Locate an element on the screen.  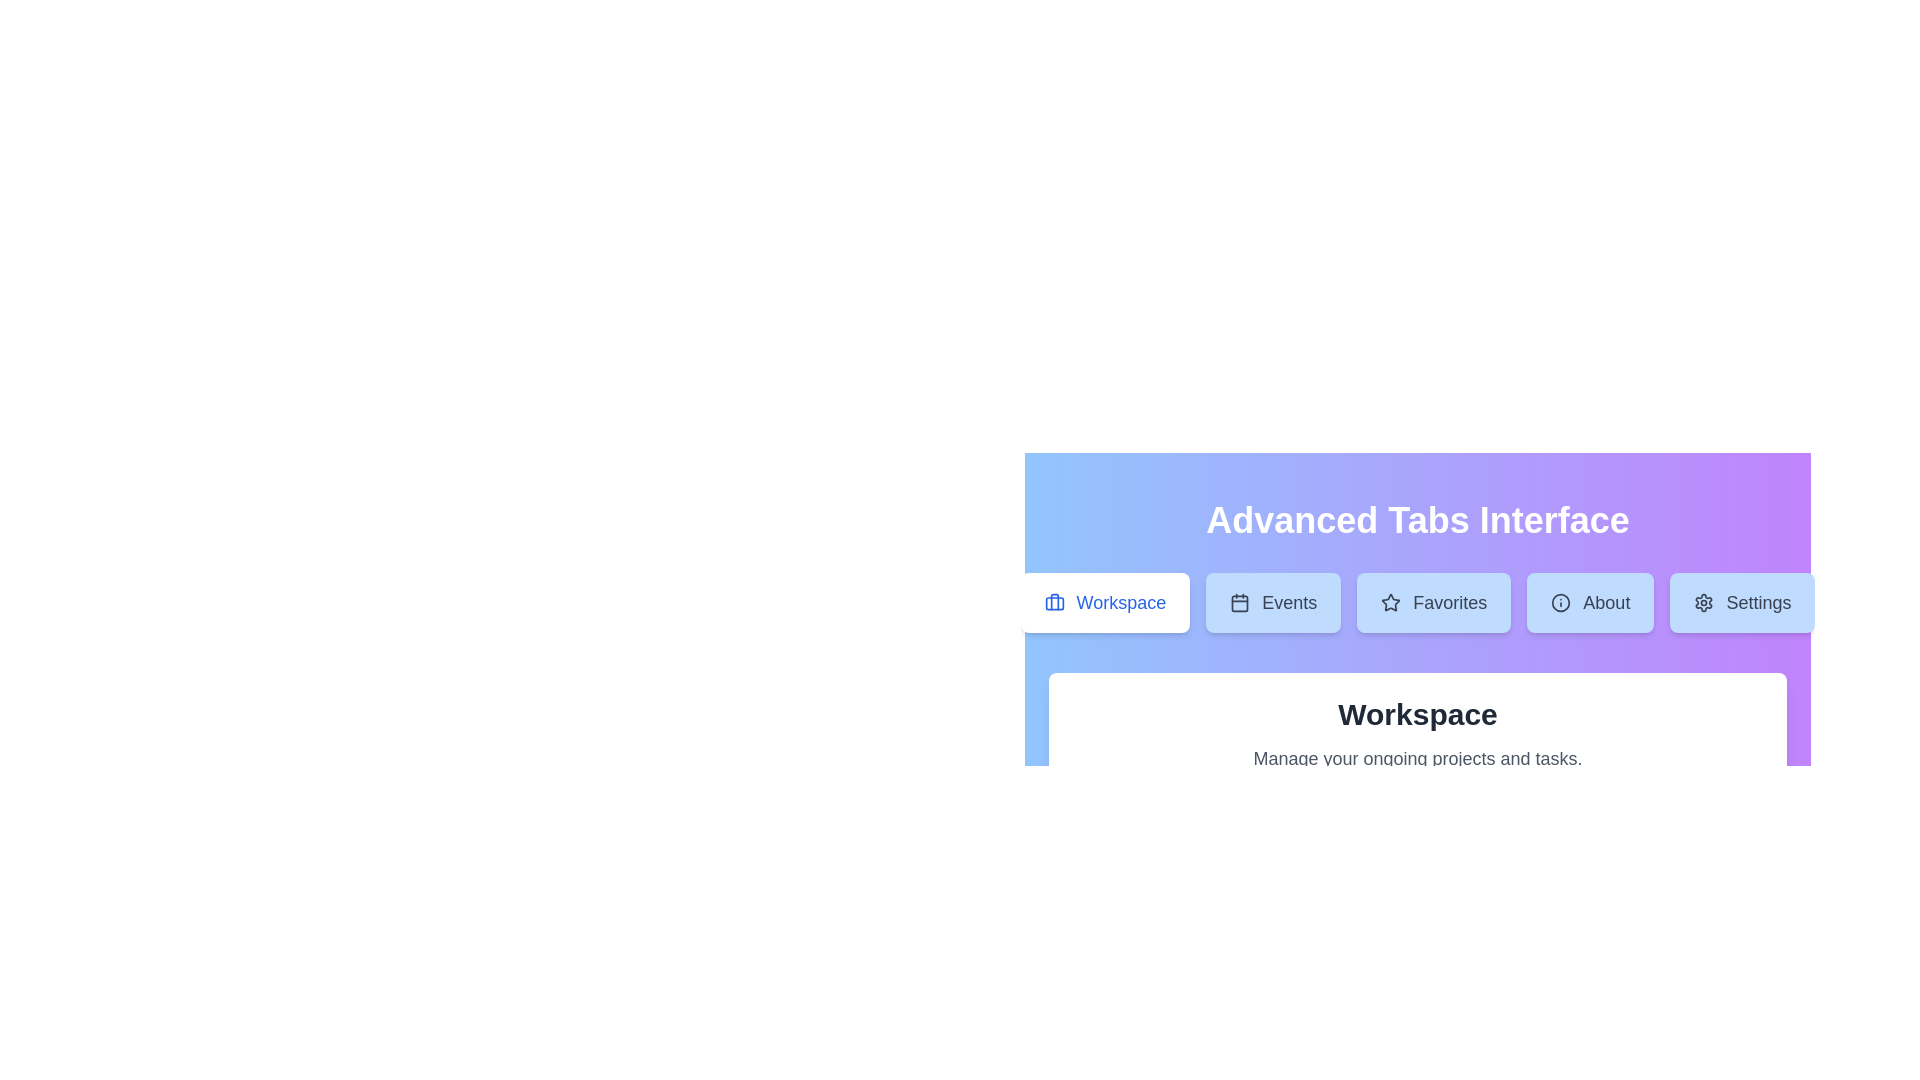
the gear-shaped icon representing settings, which is centrally located within the light blue 'Settings' button in the top-right navigation menu is located at coordinates (1703, 601).